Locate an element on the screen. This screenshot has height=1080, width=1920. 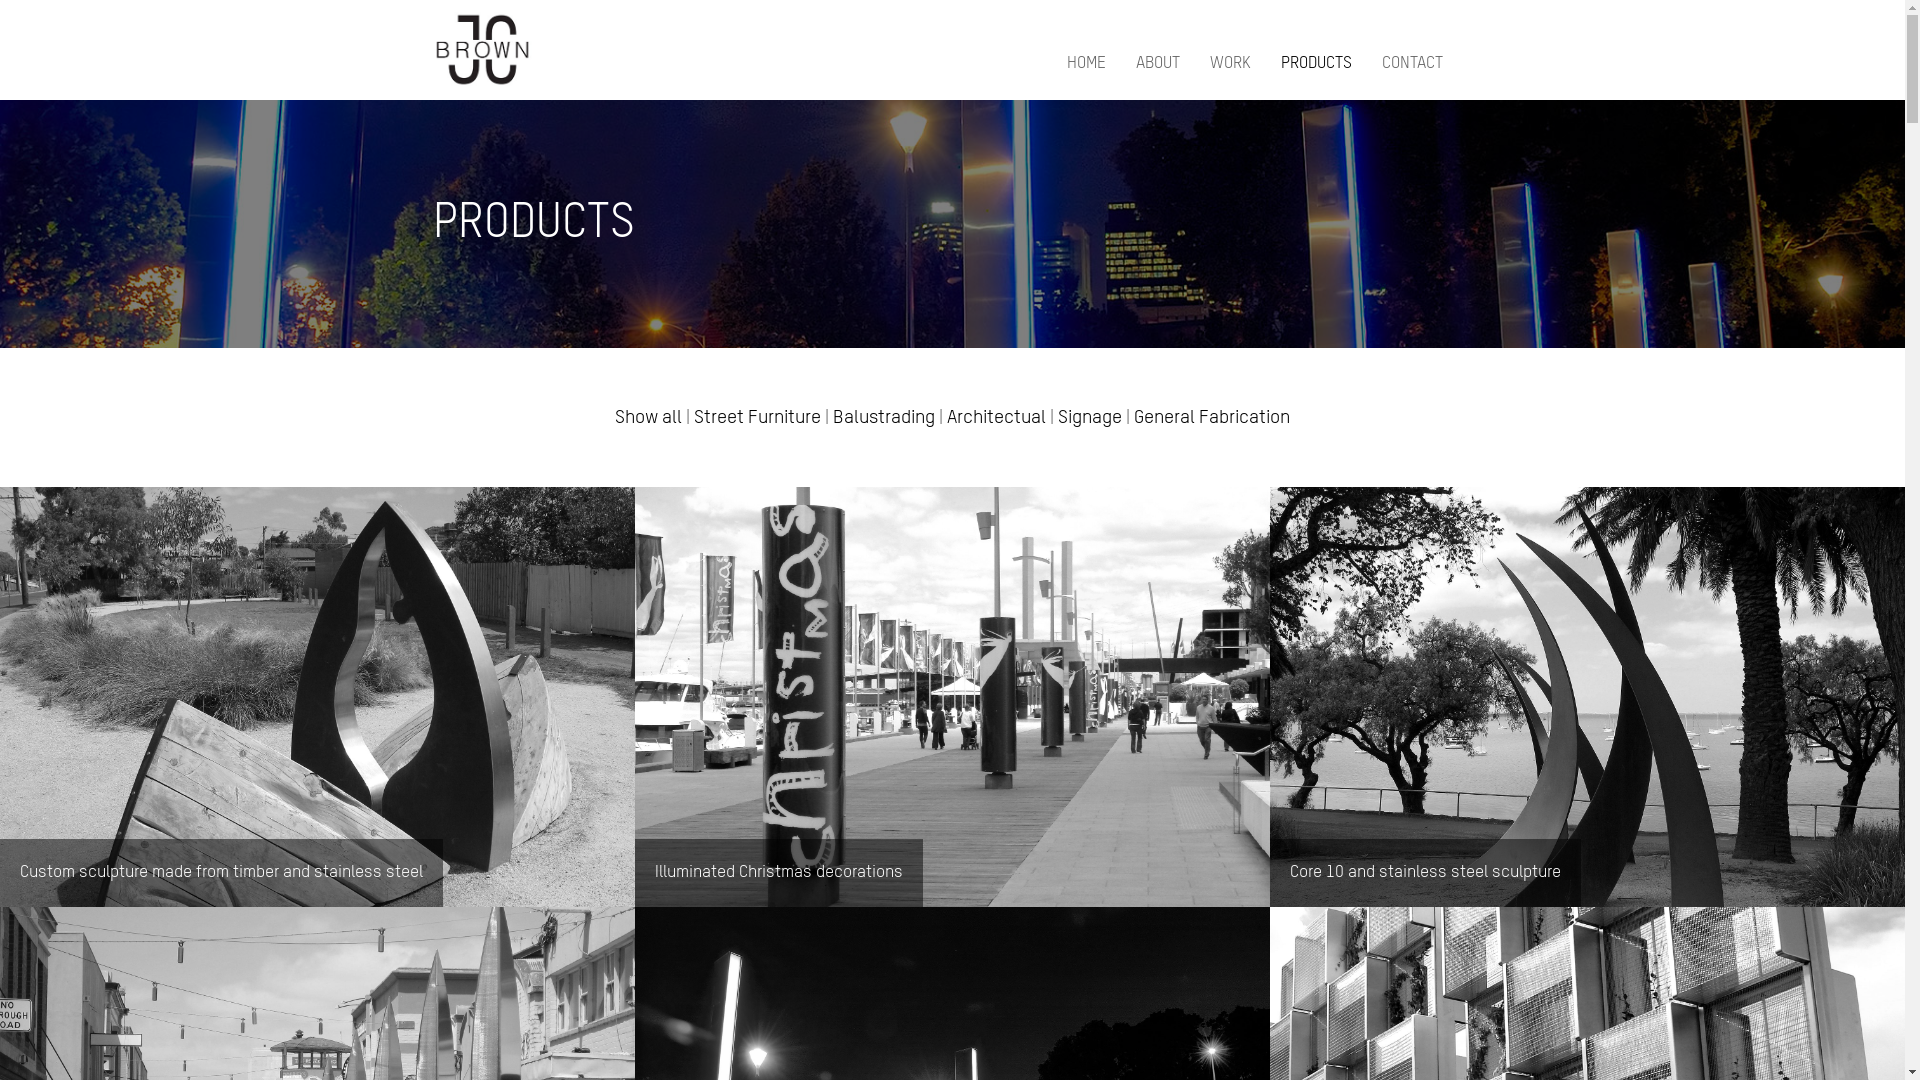
'General Fabrication' is located at coordinates (1210, 416).